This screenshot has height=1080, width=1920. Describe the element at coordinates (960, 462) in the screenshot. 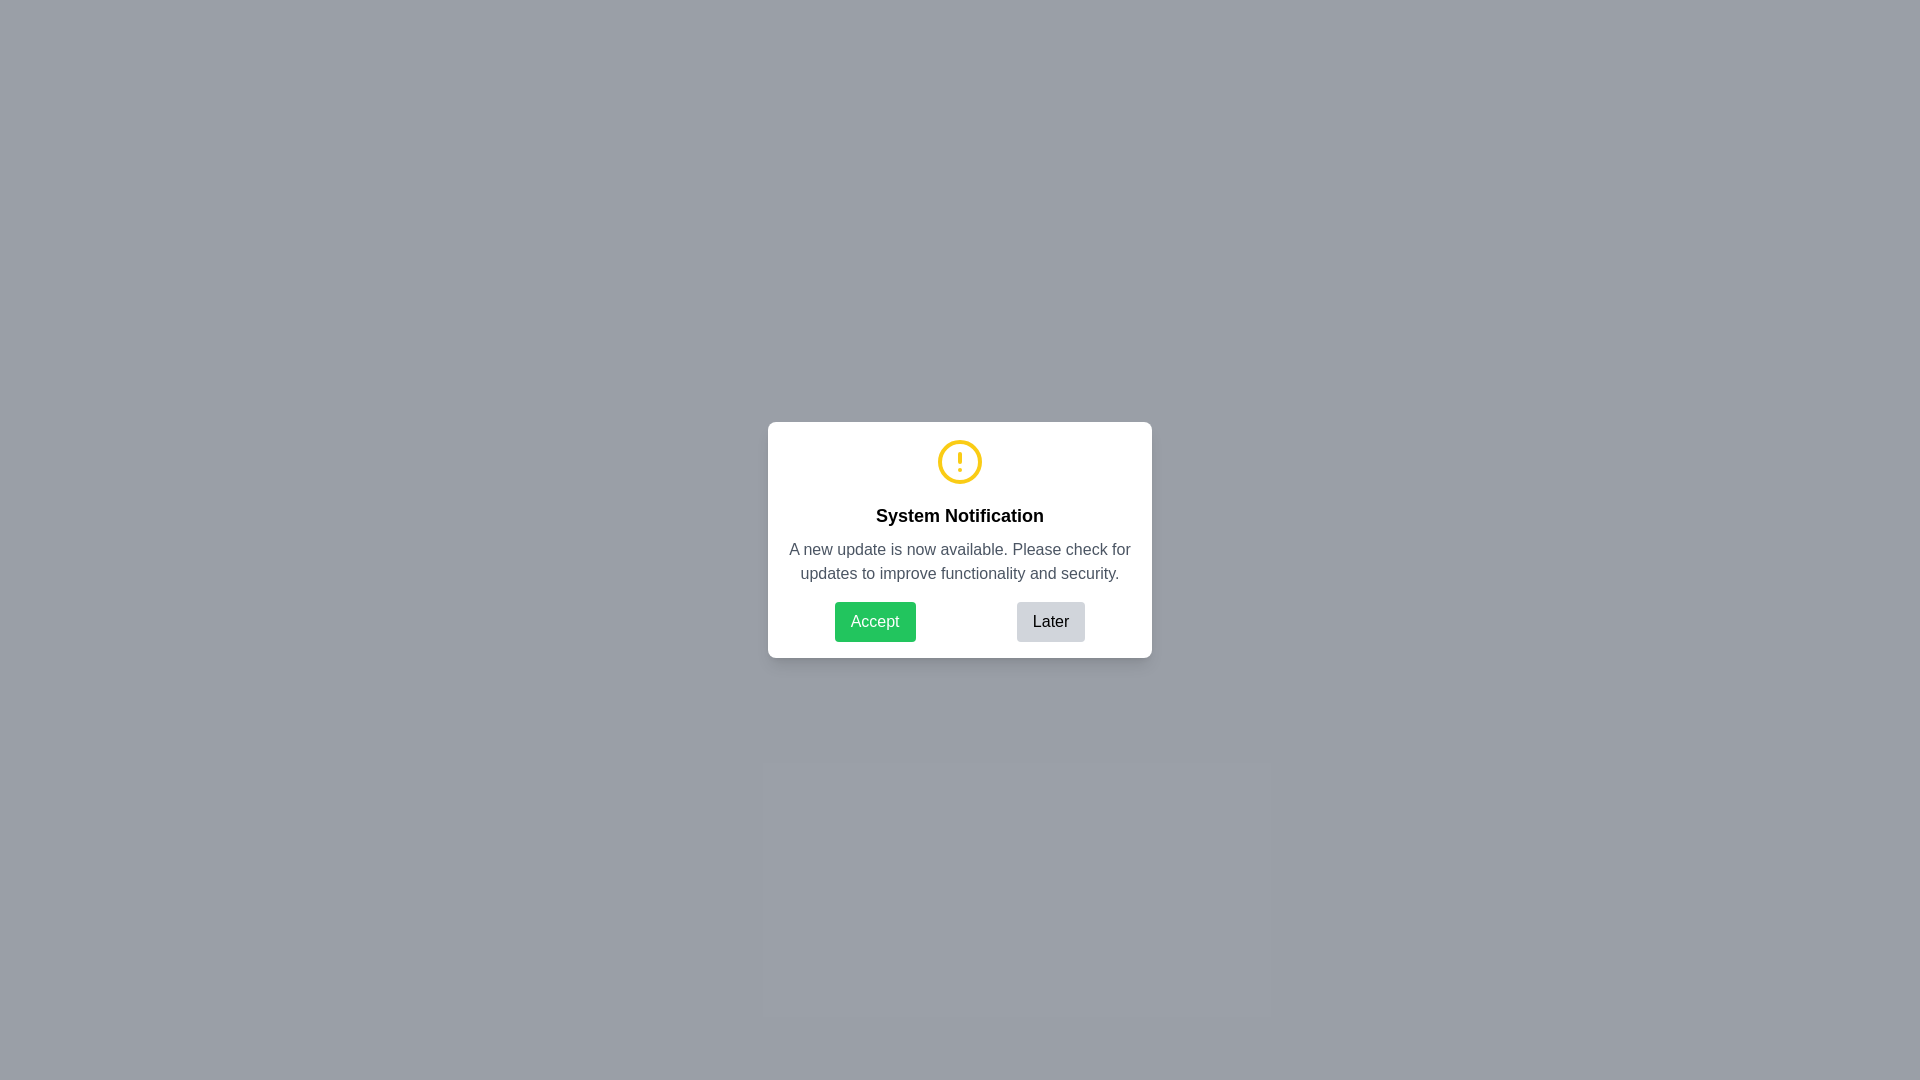

I see `the alert icon located at the top of the notification dialog, above the bold text 'System Notification'` at that location.